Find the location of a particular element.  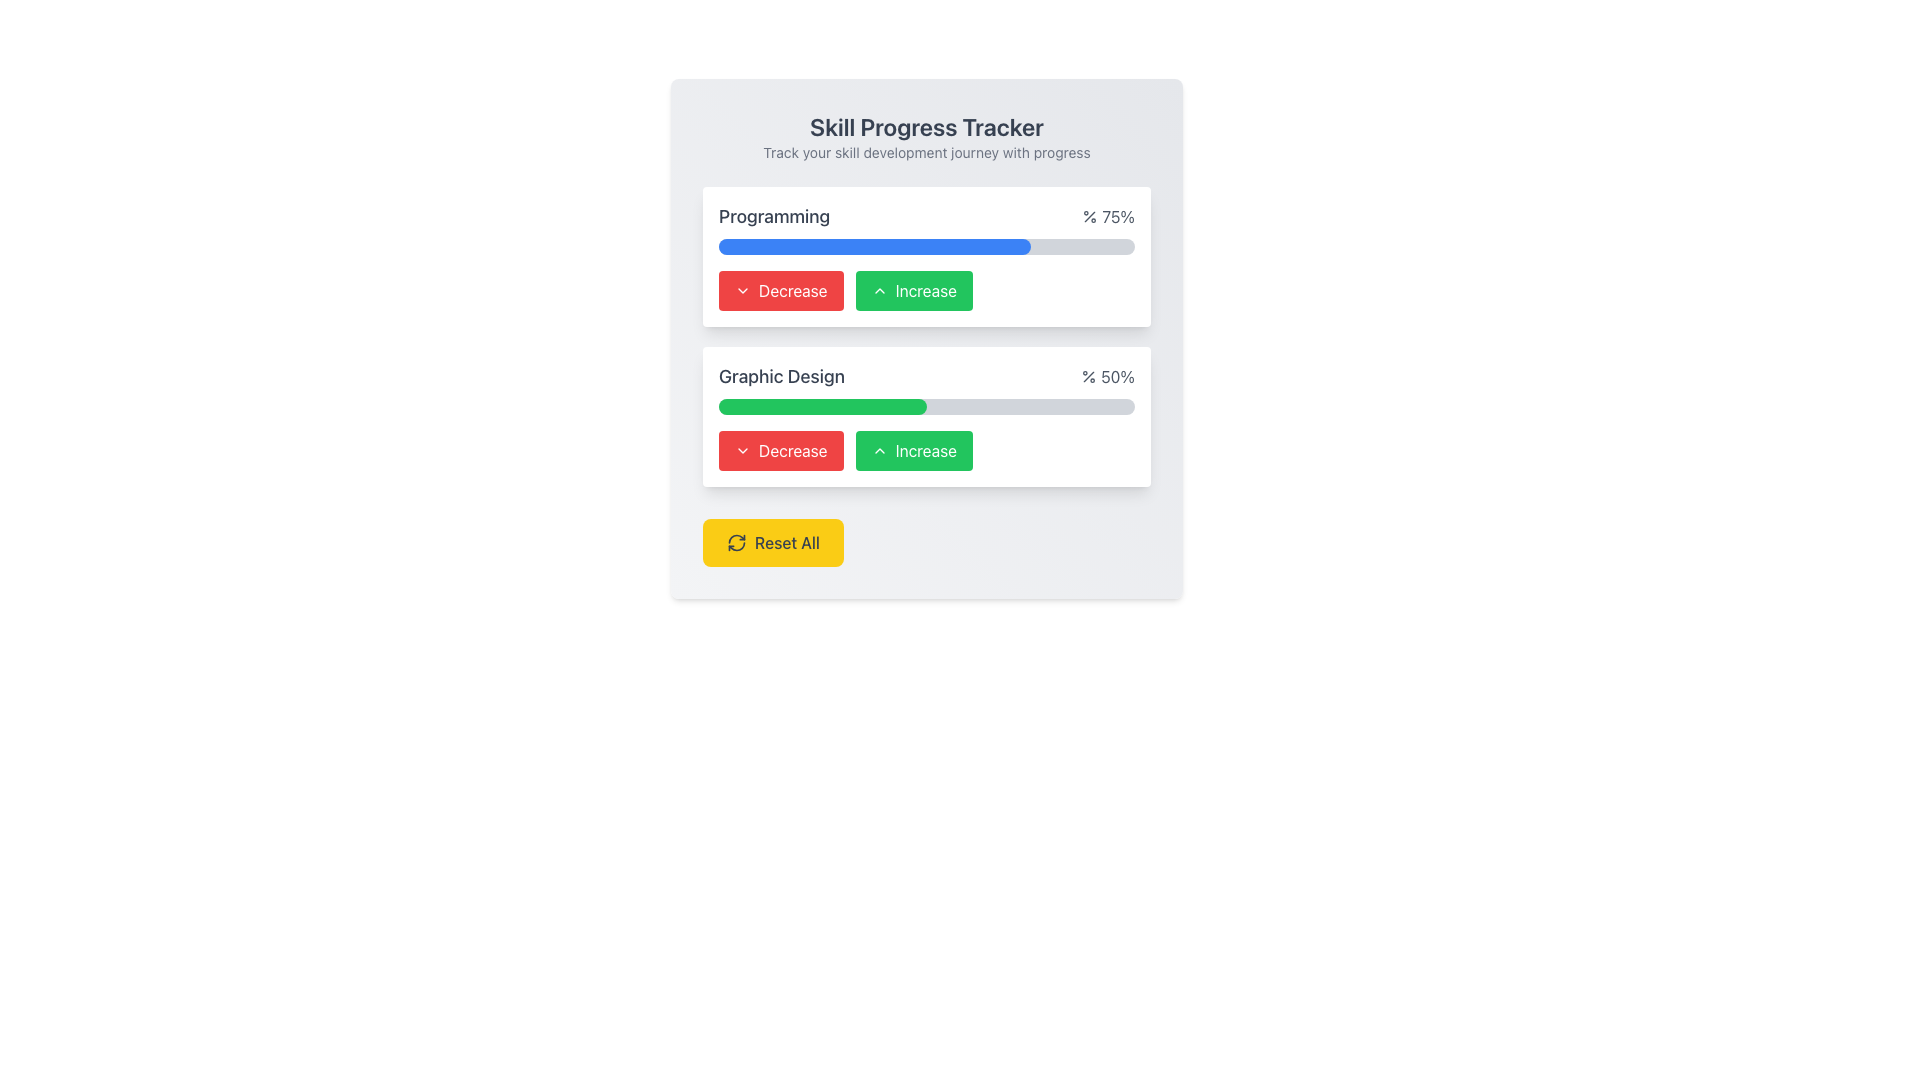

the small down-facing chevron icon located inside the red 'Decrease' button below the 'Programming' progress bar is located at coordinates (742, 290).